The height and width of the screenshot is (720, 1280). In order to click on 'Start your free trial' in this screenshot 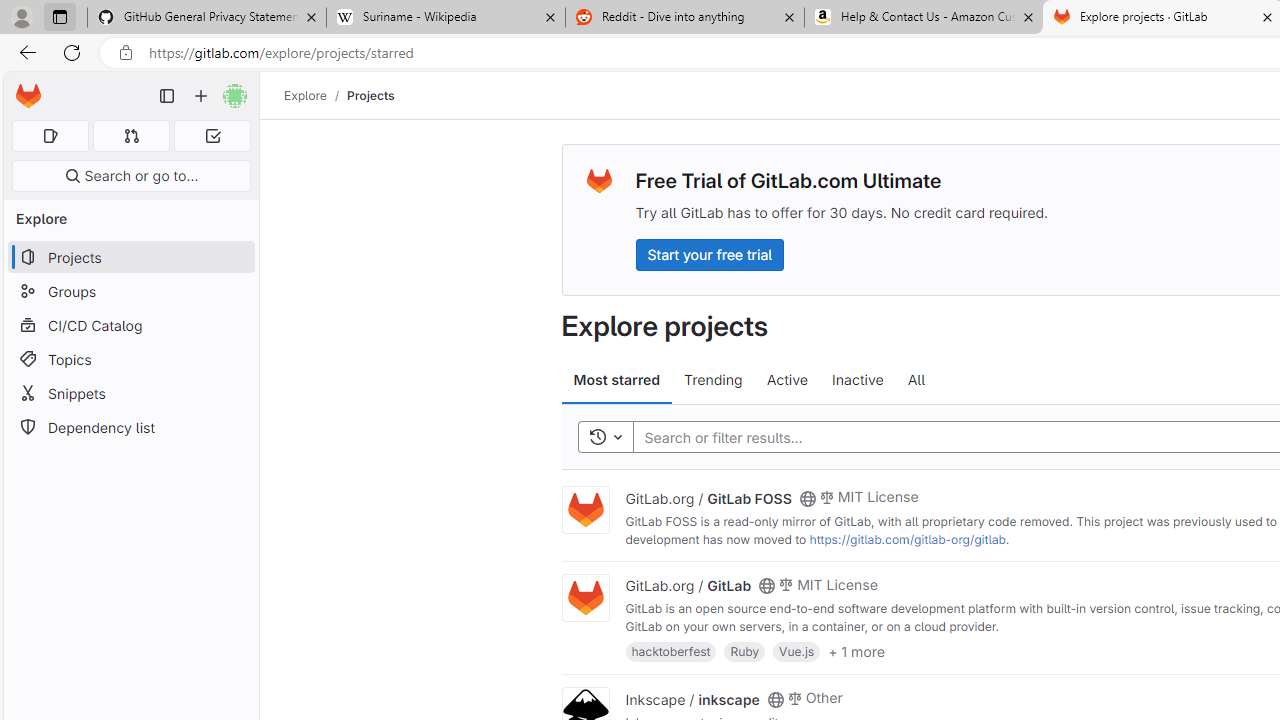, I will do `click(709, 253)`.